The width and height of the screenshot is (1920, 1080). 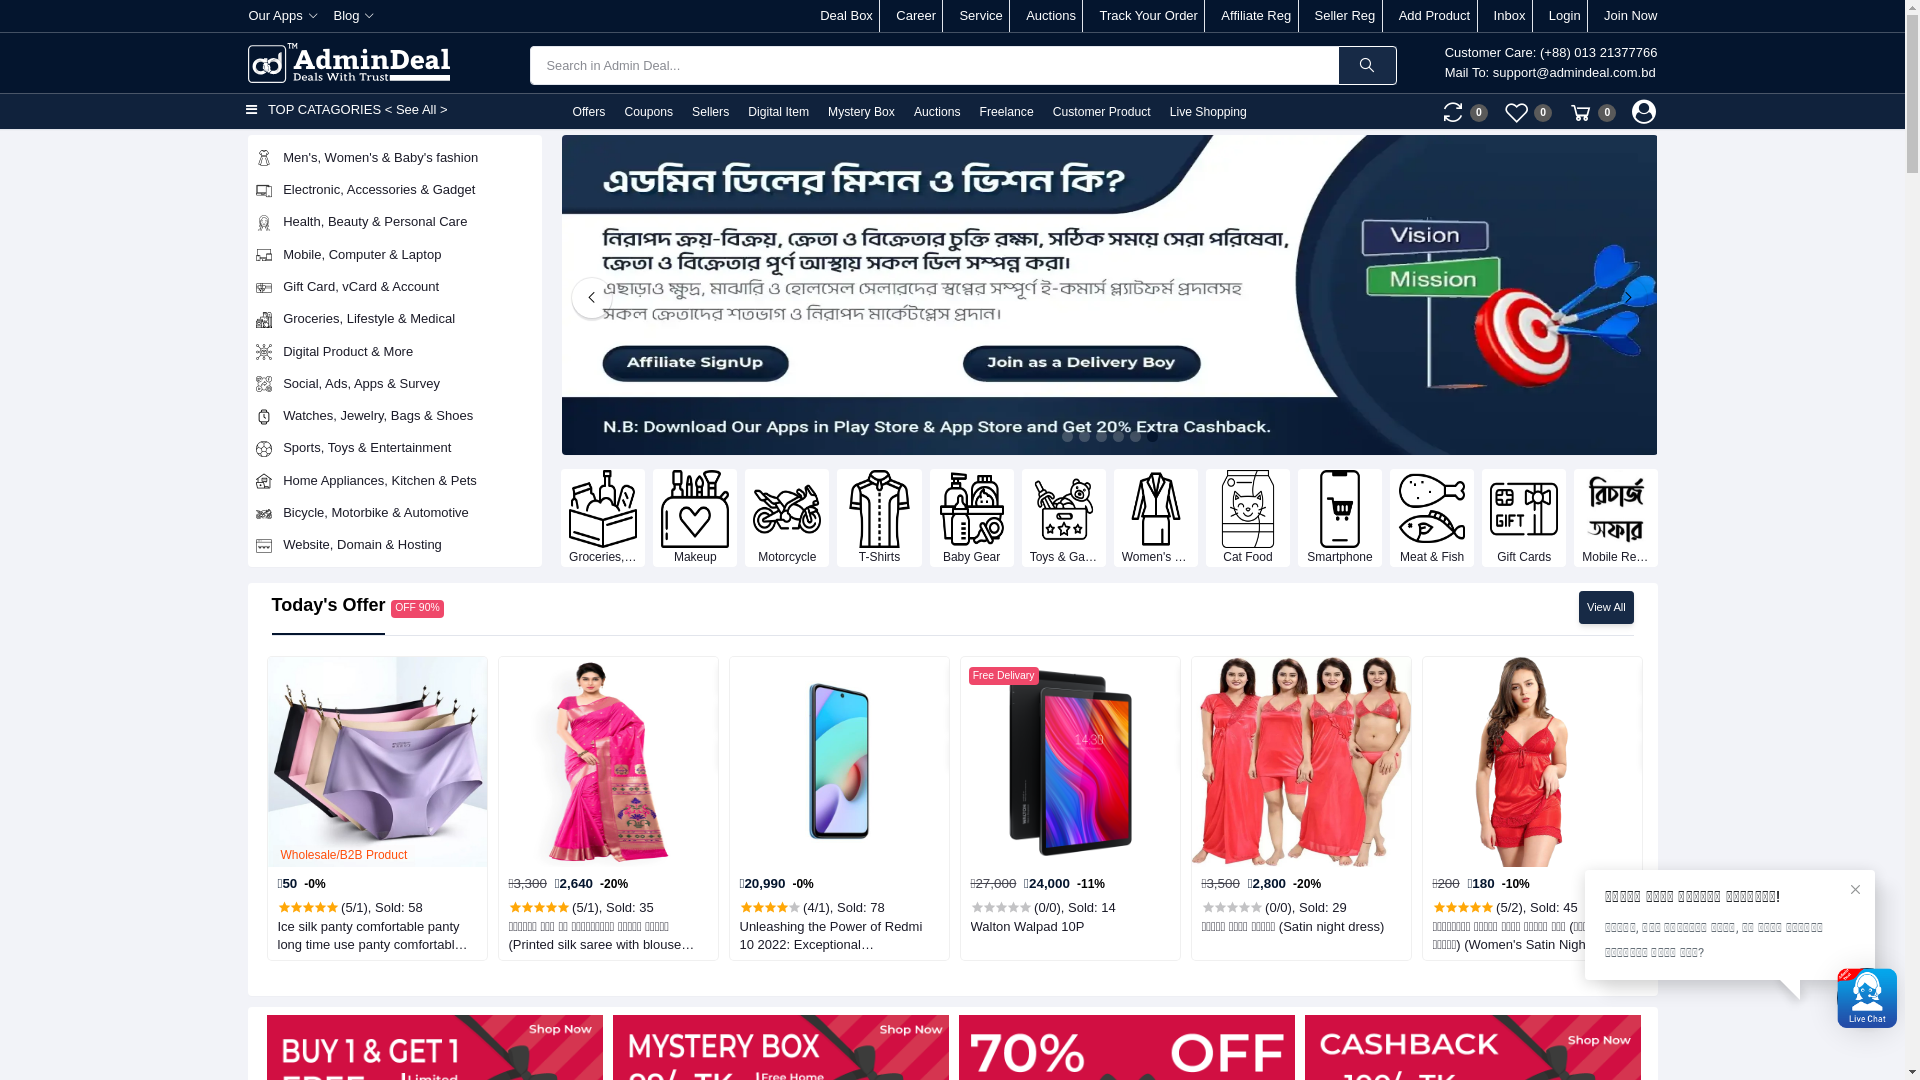 What do you see at coordinates (1152, 435) in the screenshot?
I see `'6'` at bounding box center [1152, 435].